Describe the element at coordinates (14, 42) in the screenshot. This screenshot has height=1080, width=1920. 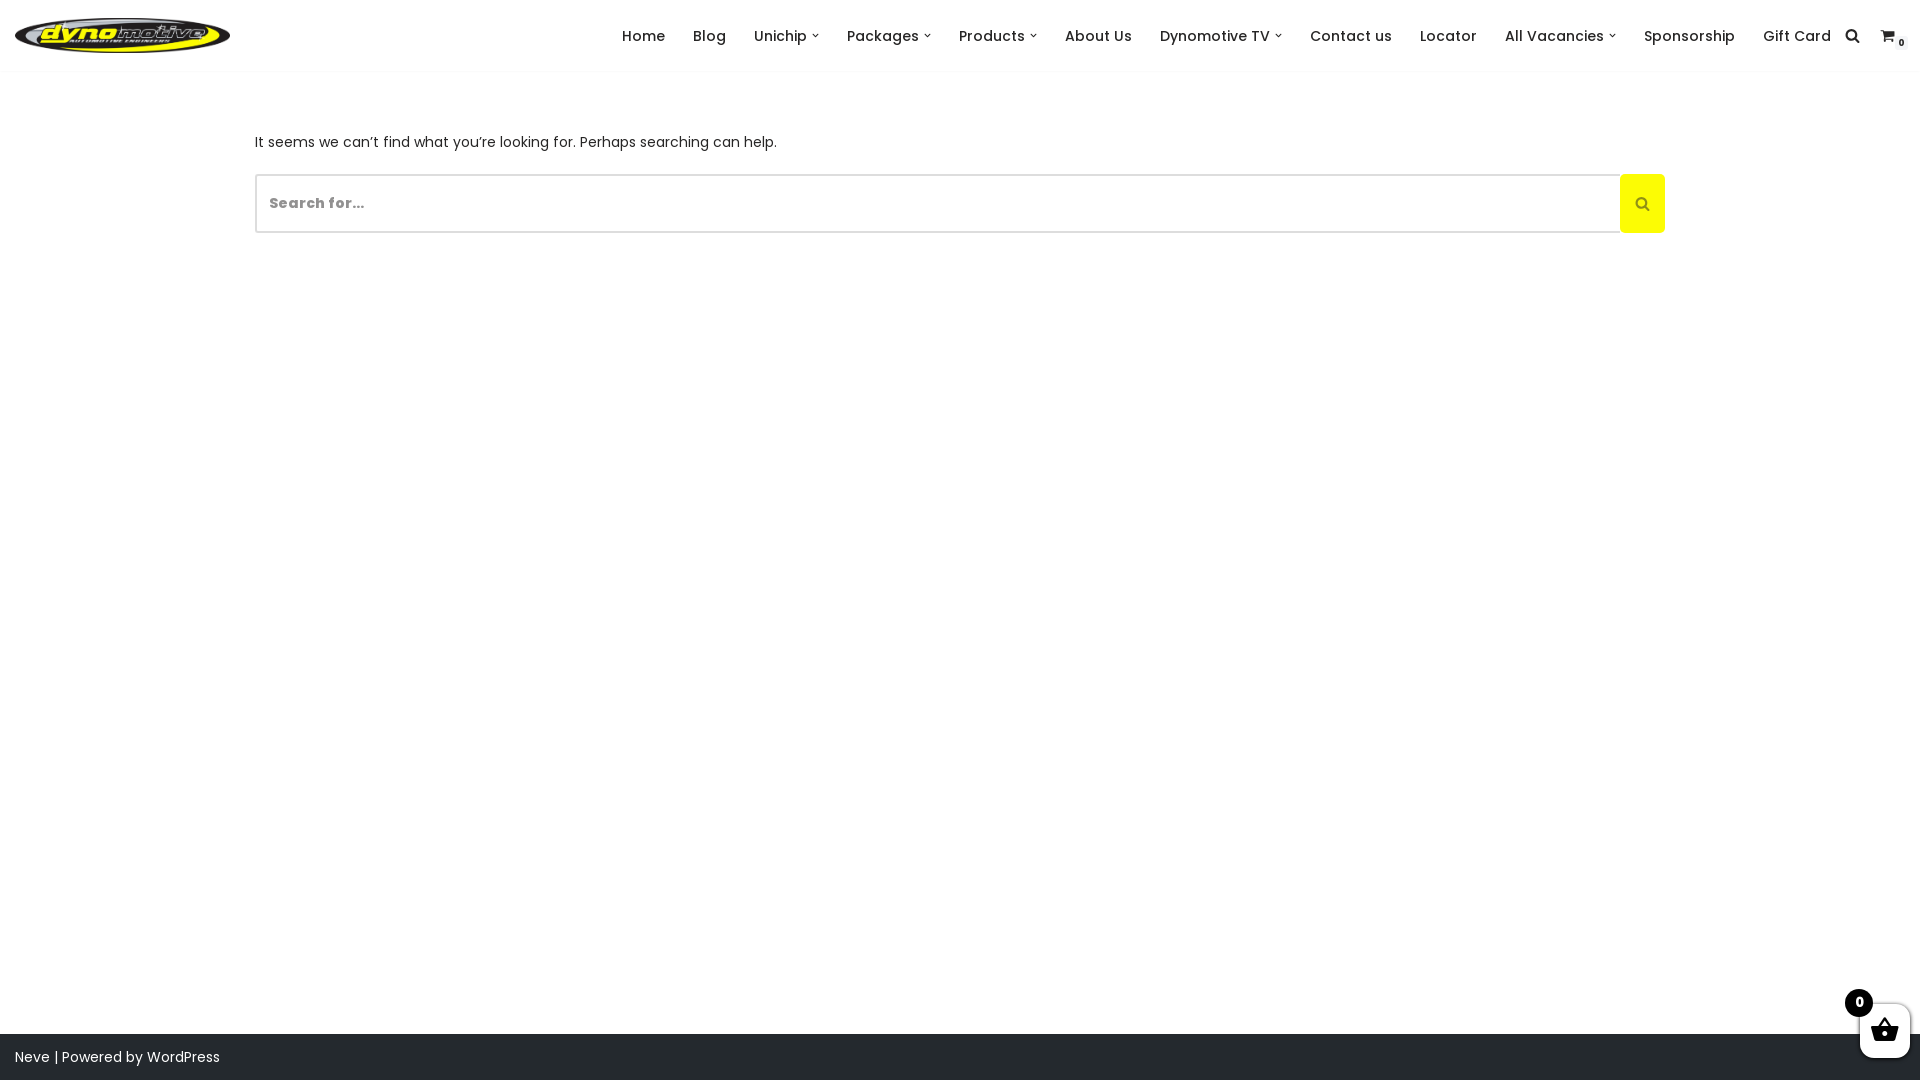
I see `'Skip to content'` at that location.